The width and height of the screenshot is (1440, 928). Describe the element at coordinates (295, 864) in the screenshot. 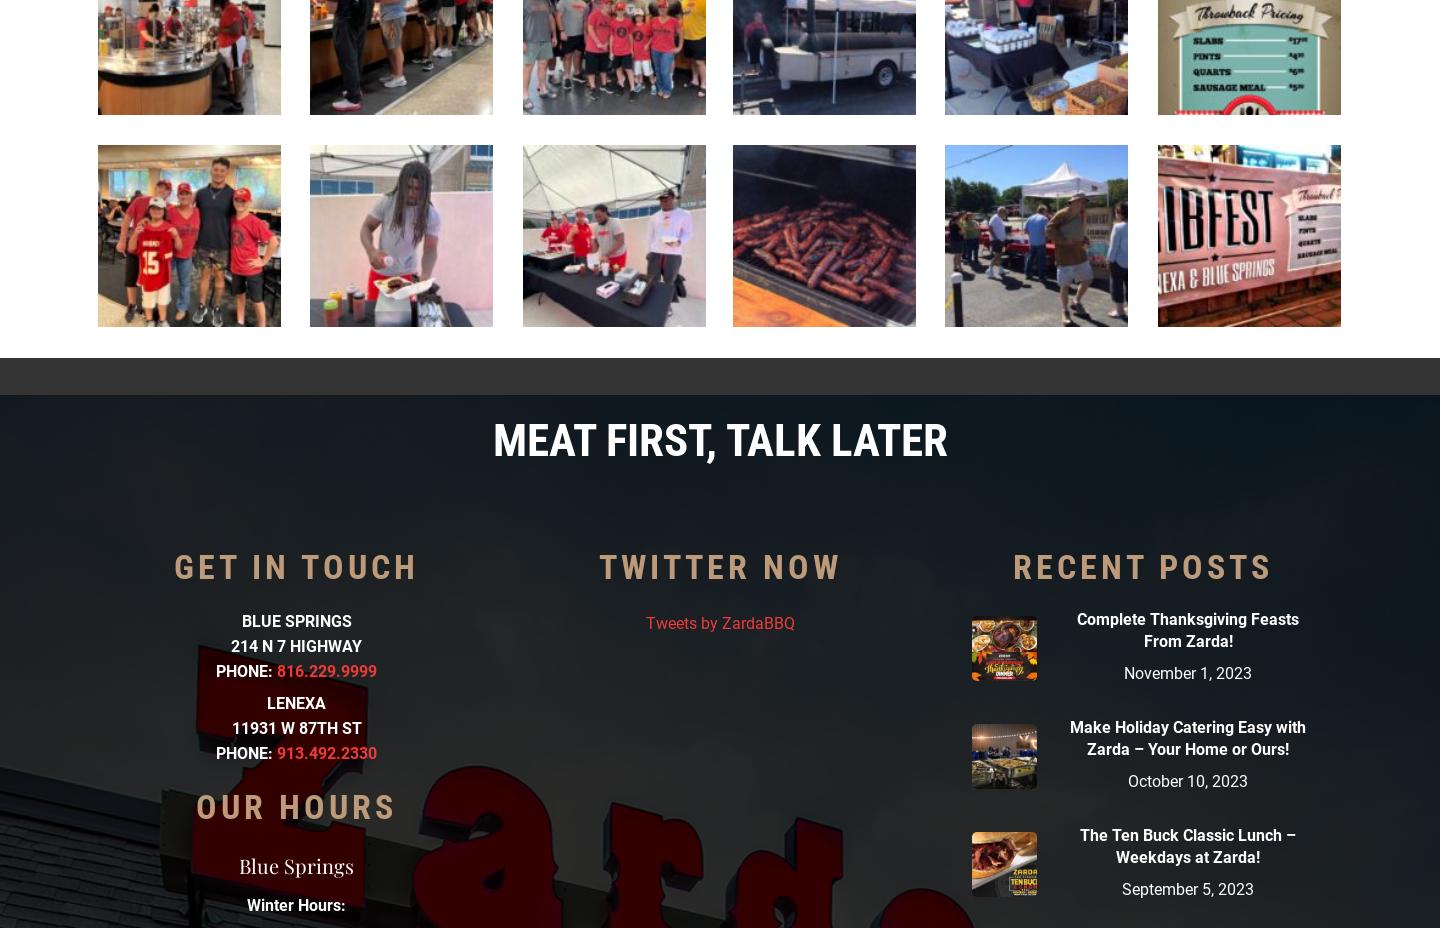

I see `'Blue Springs'` at that location.